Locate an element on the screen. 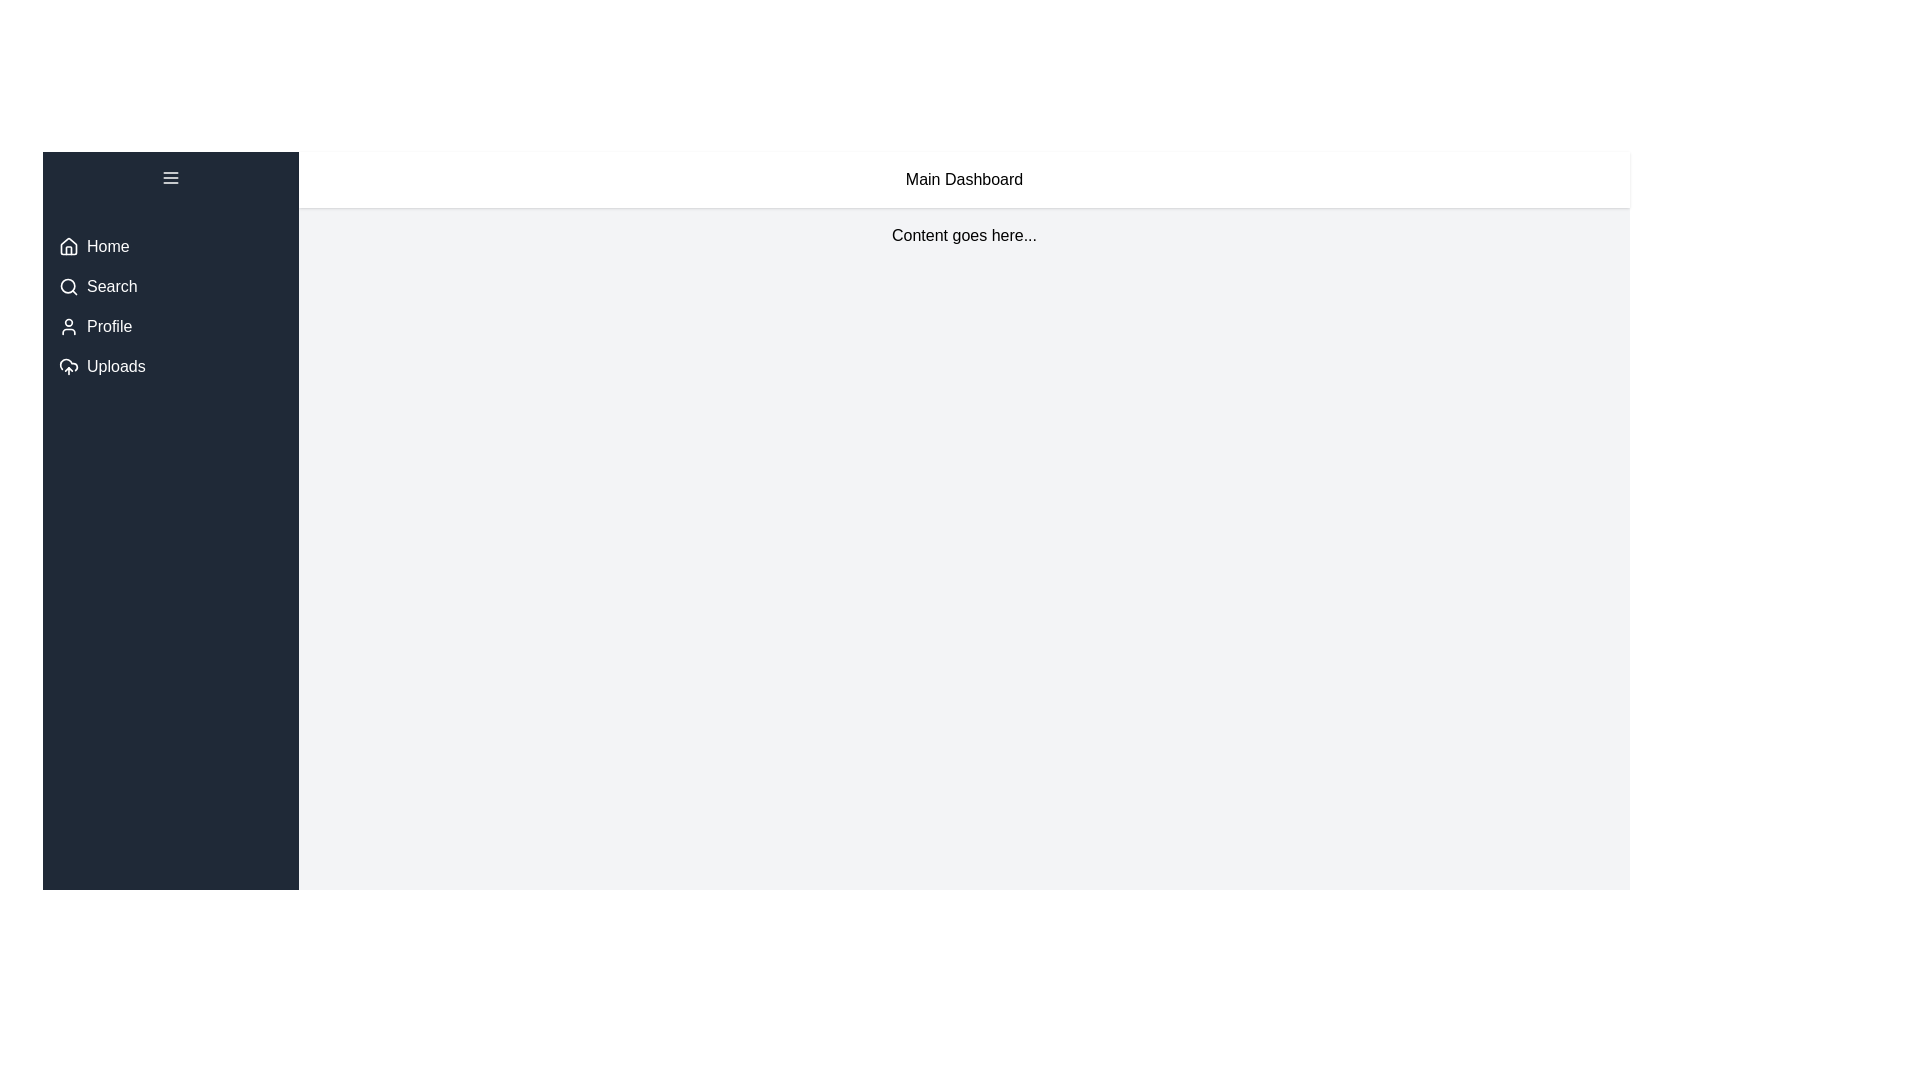 Image resolution: width=1920 pixels, height=1080 pixels. the 'Search' menu item in the dark-themed sidebar is located at coordinates (171, 307).